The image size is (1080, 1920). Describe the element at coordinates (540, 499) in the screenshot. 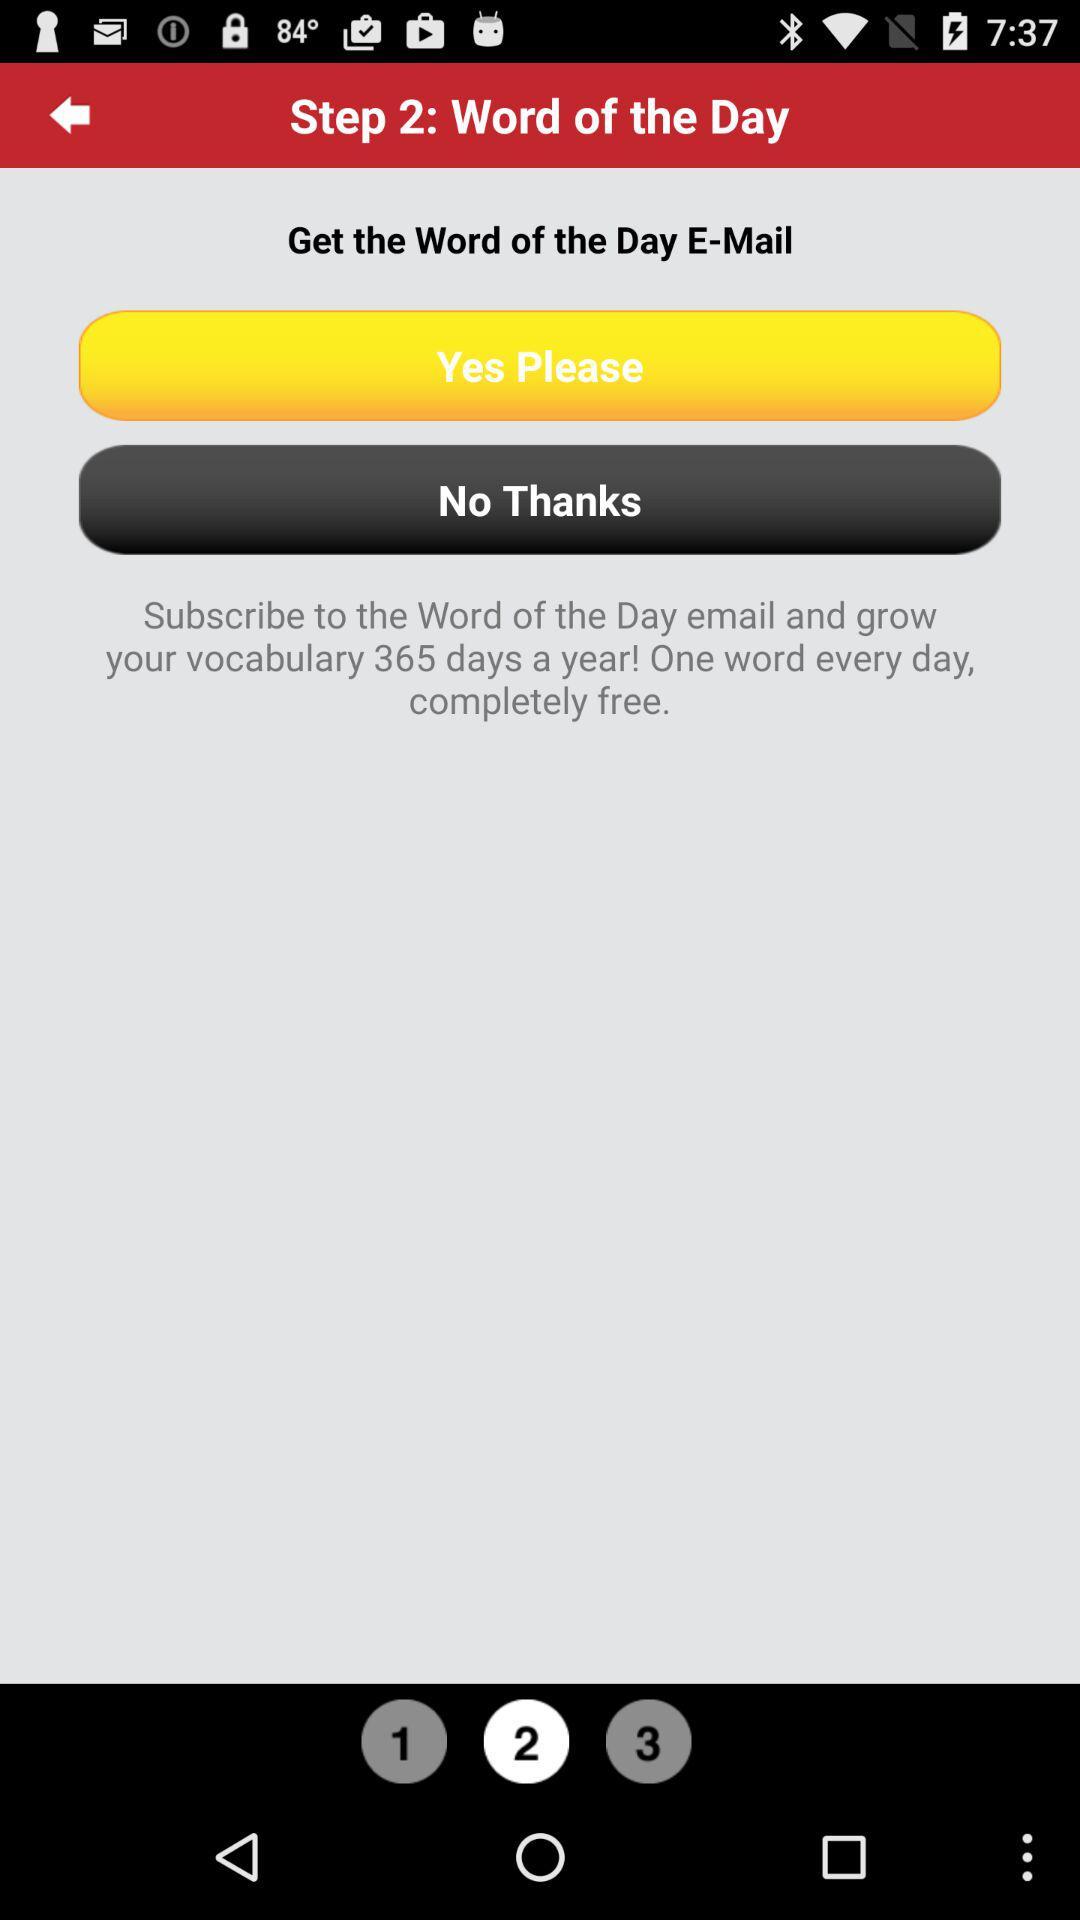

I see `no thanks button` at that location.